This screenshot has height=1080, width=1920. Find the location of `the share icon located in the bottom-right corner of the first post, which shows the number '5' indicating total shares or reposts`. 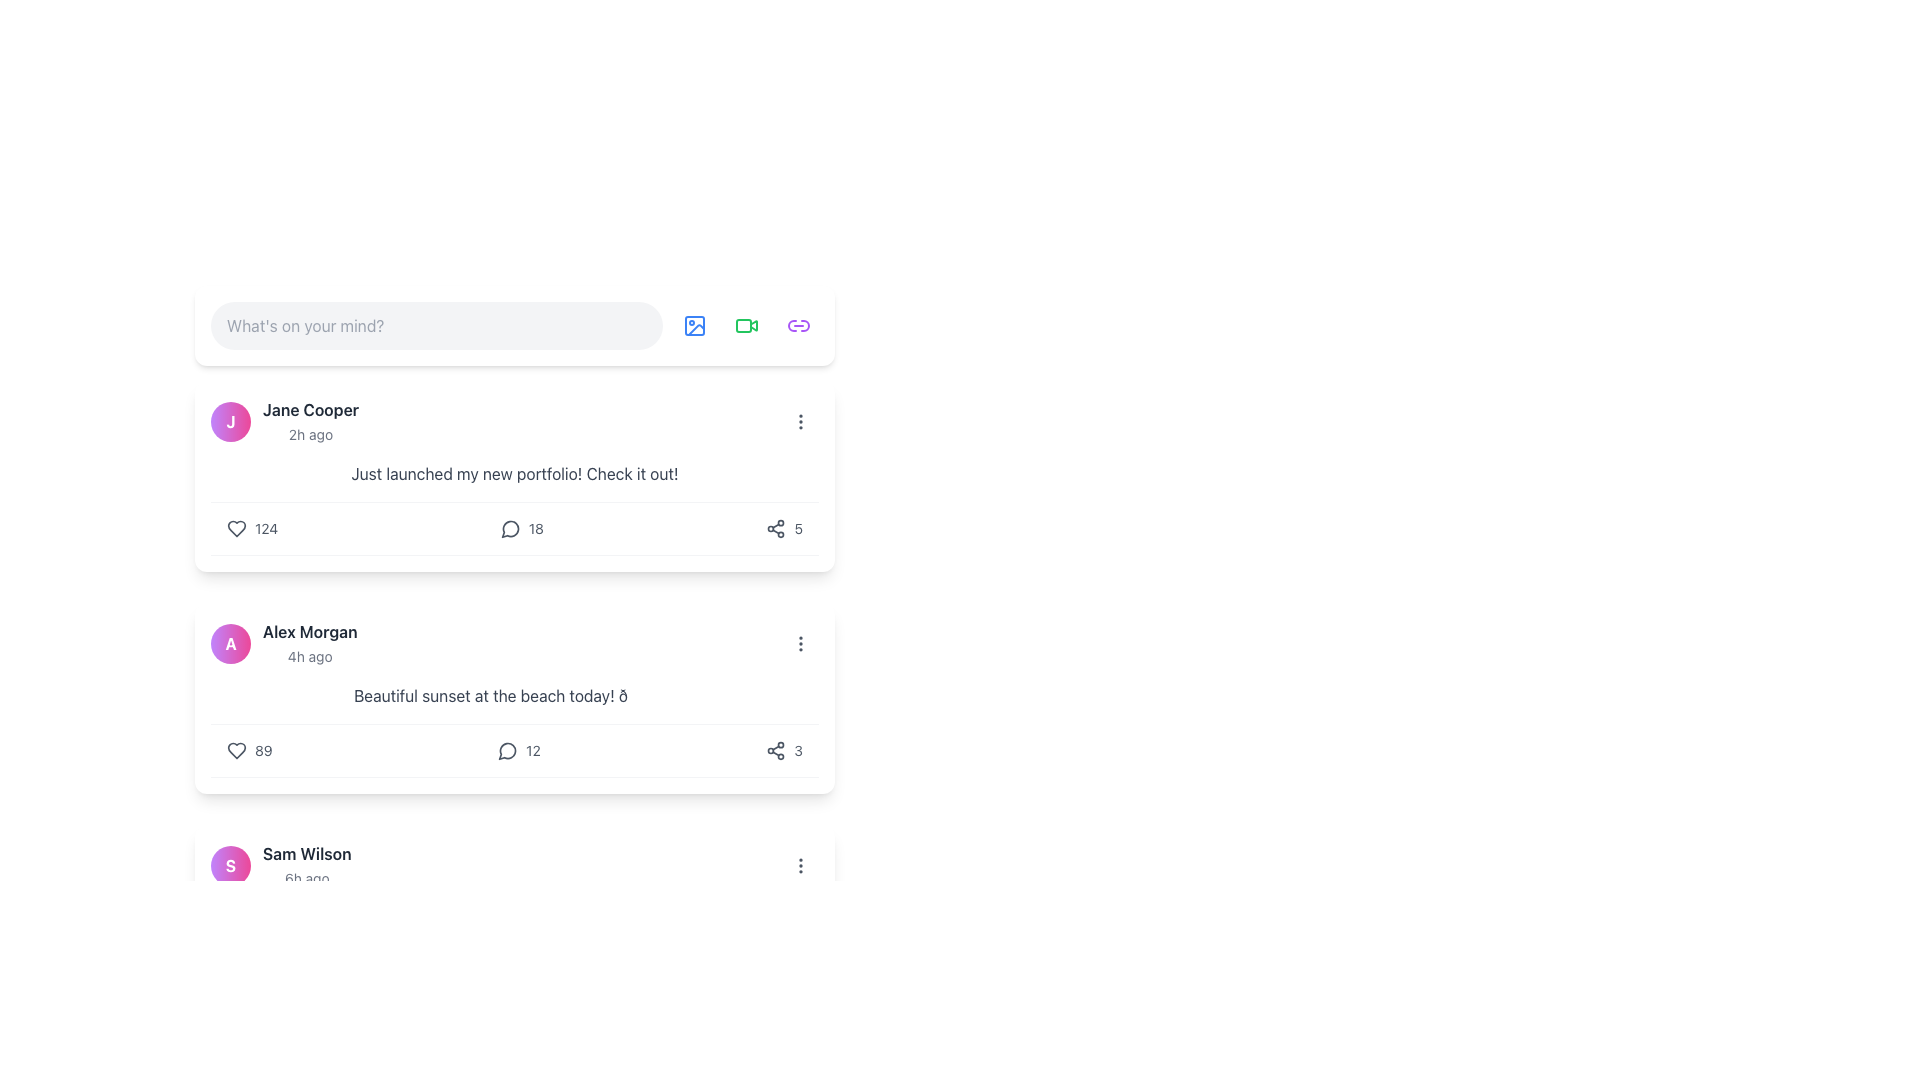

the share icon located in the bottom-right corner of the first post, which shows the number '5' indicating total shares or reposts is located at coordinates (782, 527).